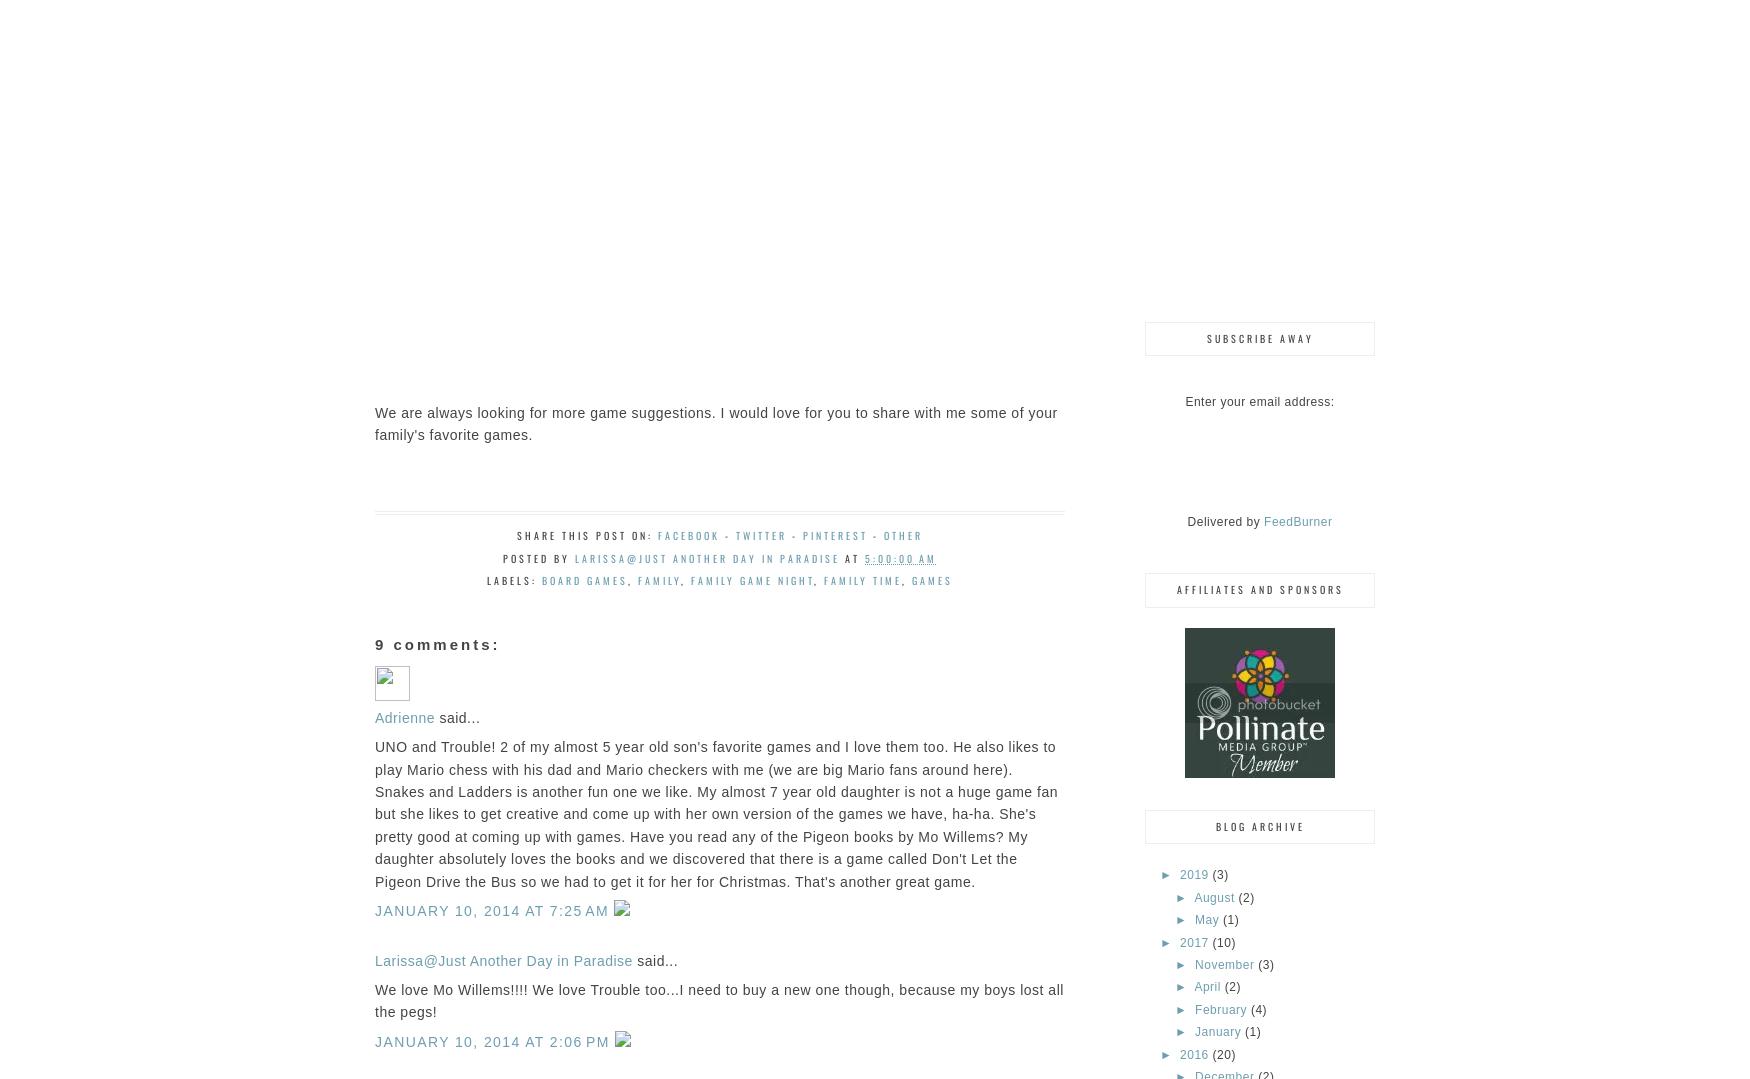 The width and height of the screenshot is (1750, 1079). Describe the element at coordinates (1258, 338) in the screenshot. I see `'Subscribe Away'` at that location.